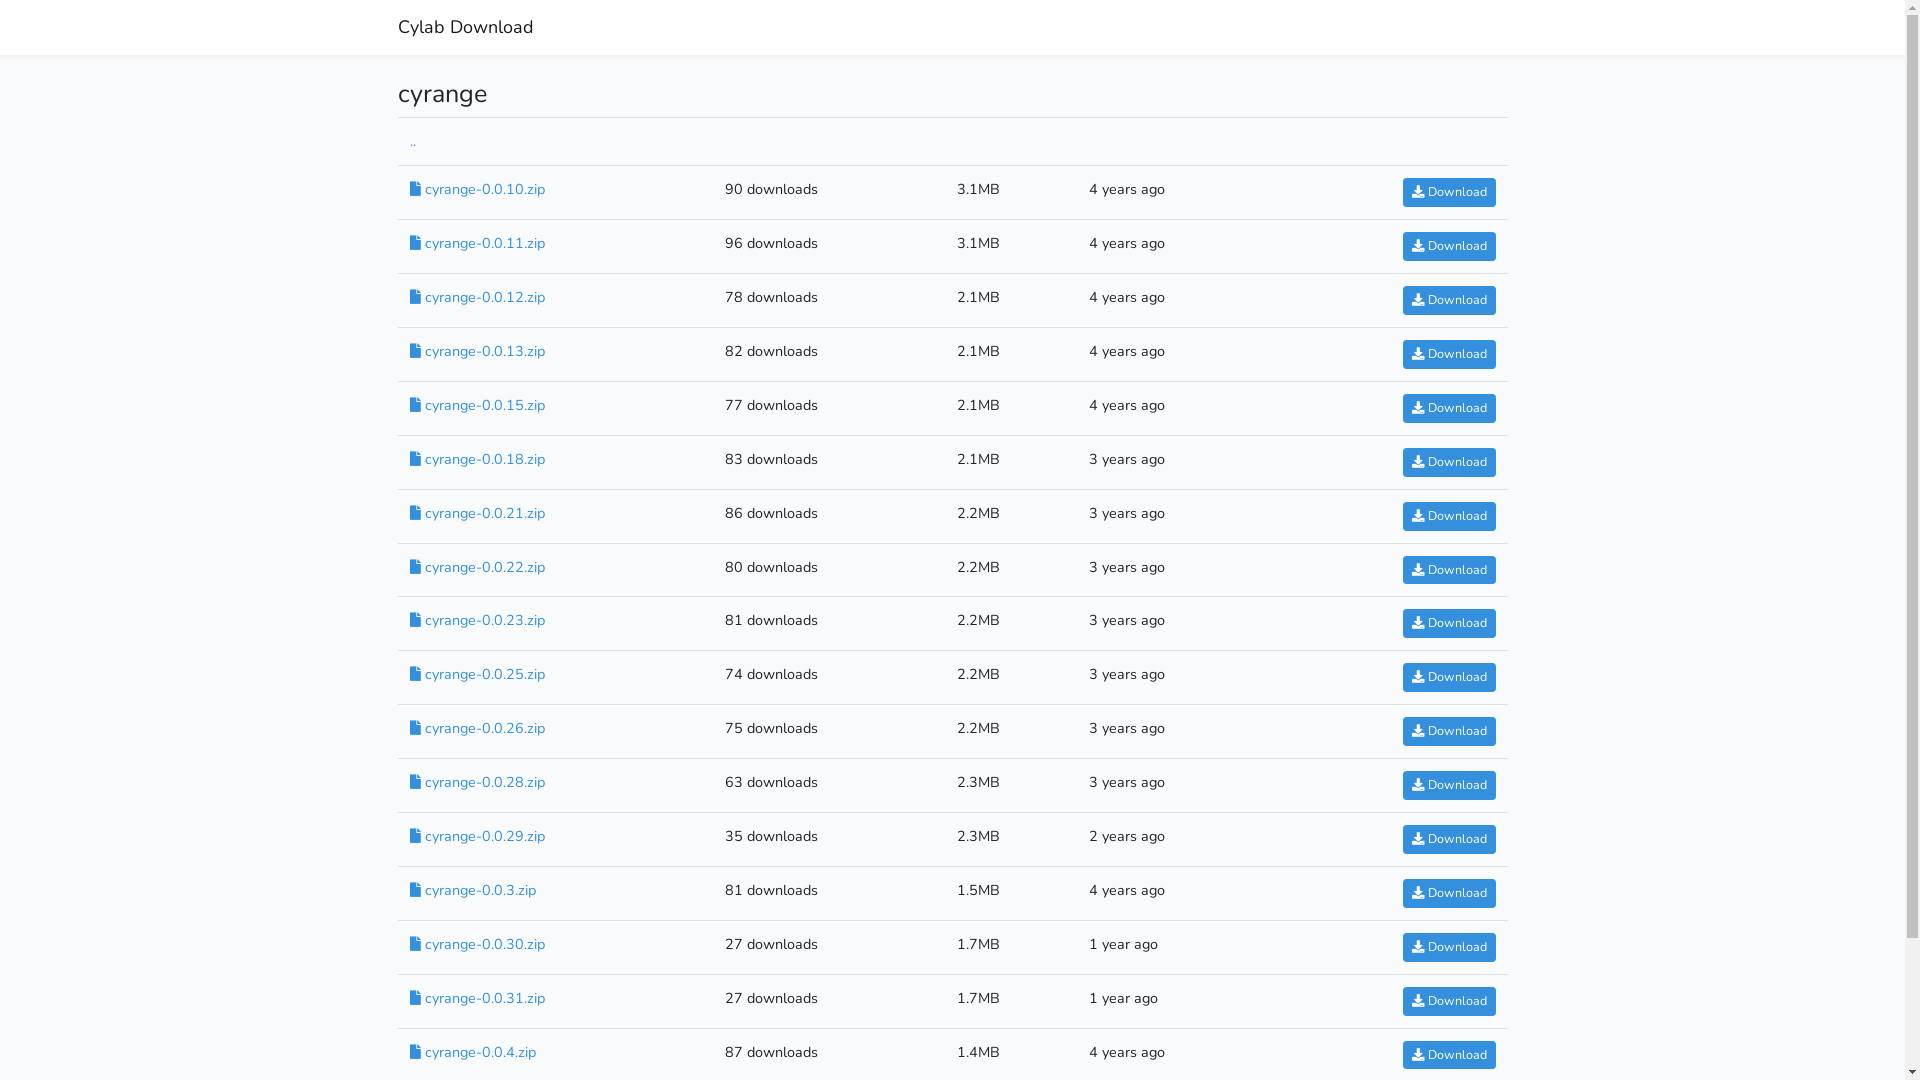 This screenshot has width=1920, height=1080. I want to click on 'Cylab Download', so click(464, 27).